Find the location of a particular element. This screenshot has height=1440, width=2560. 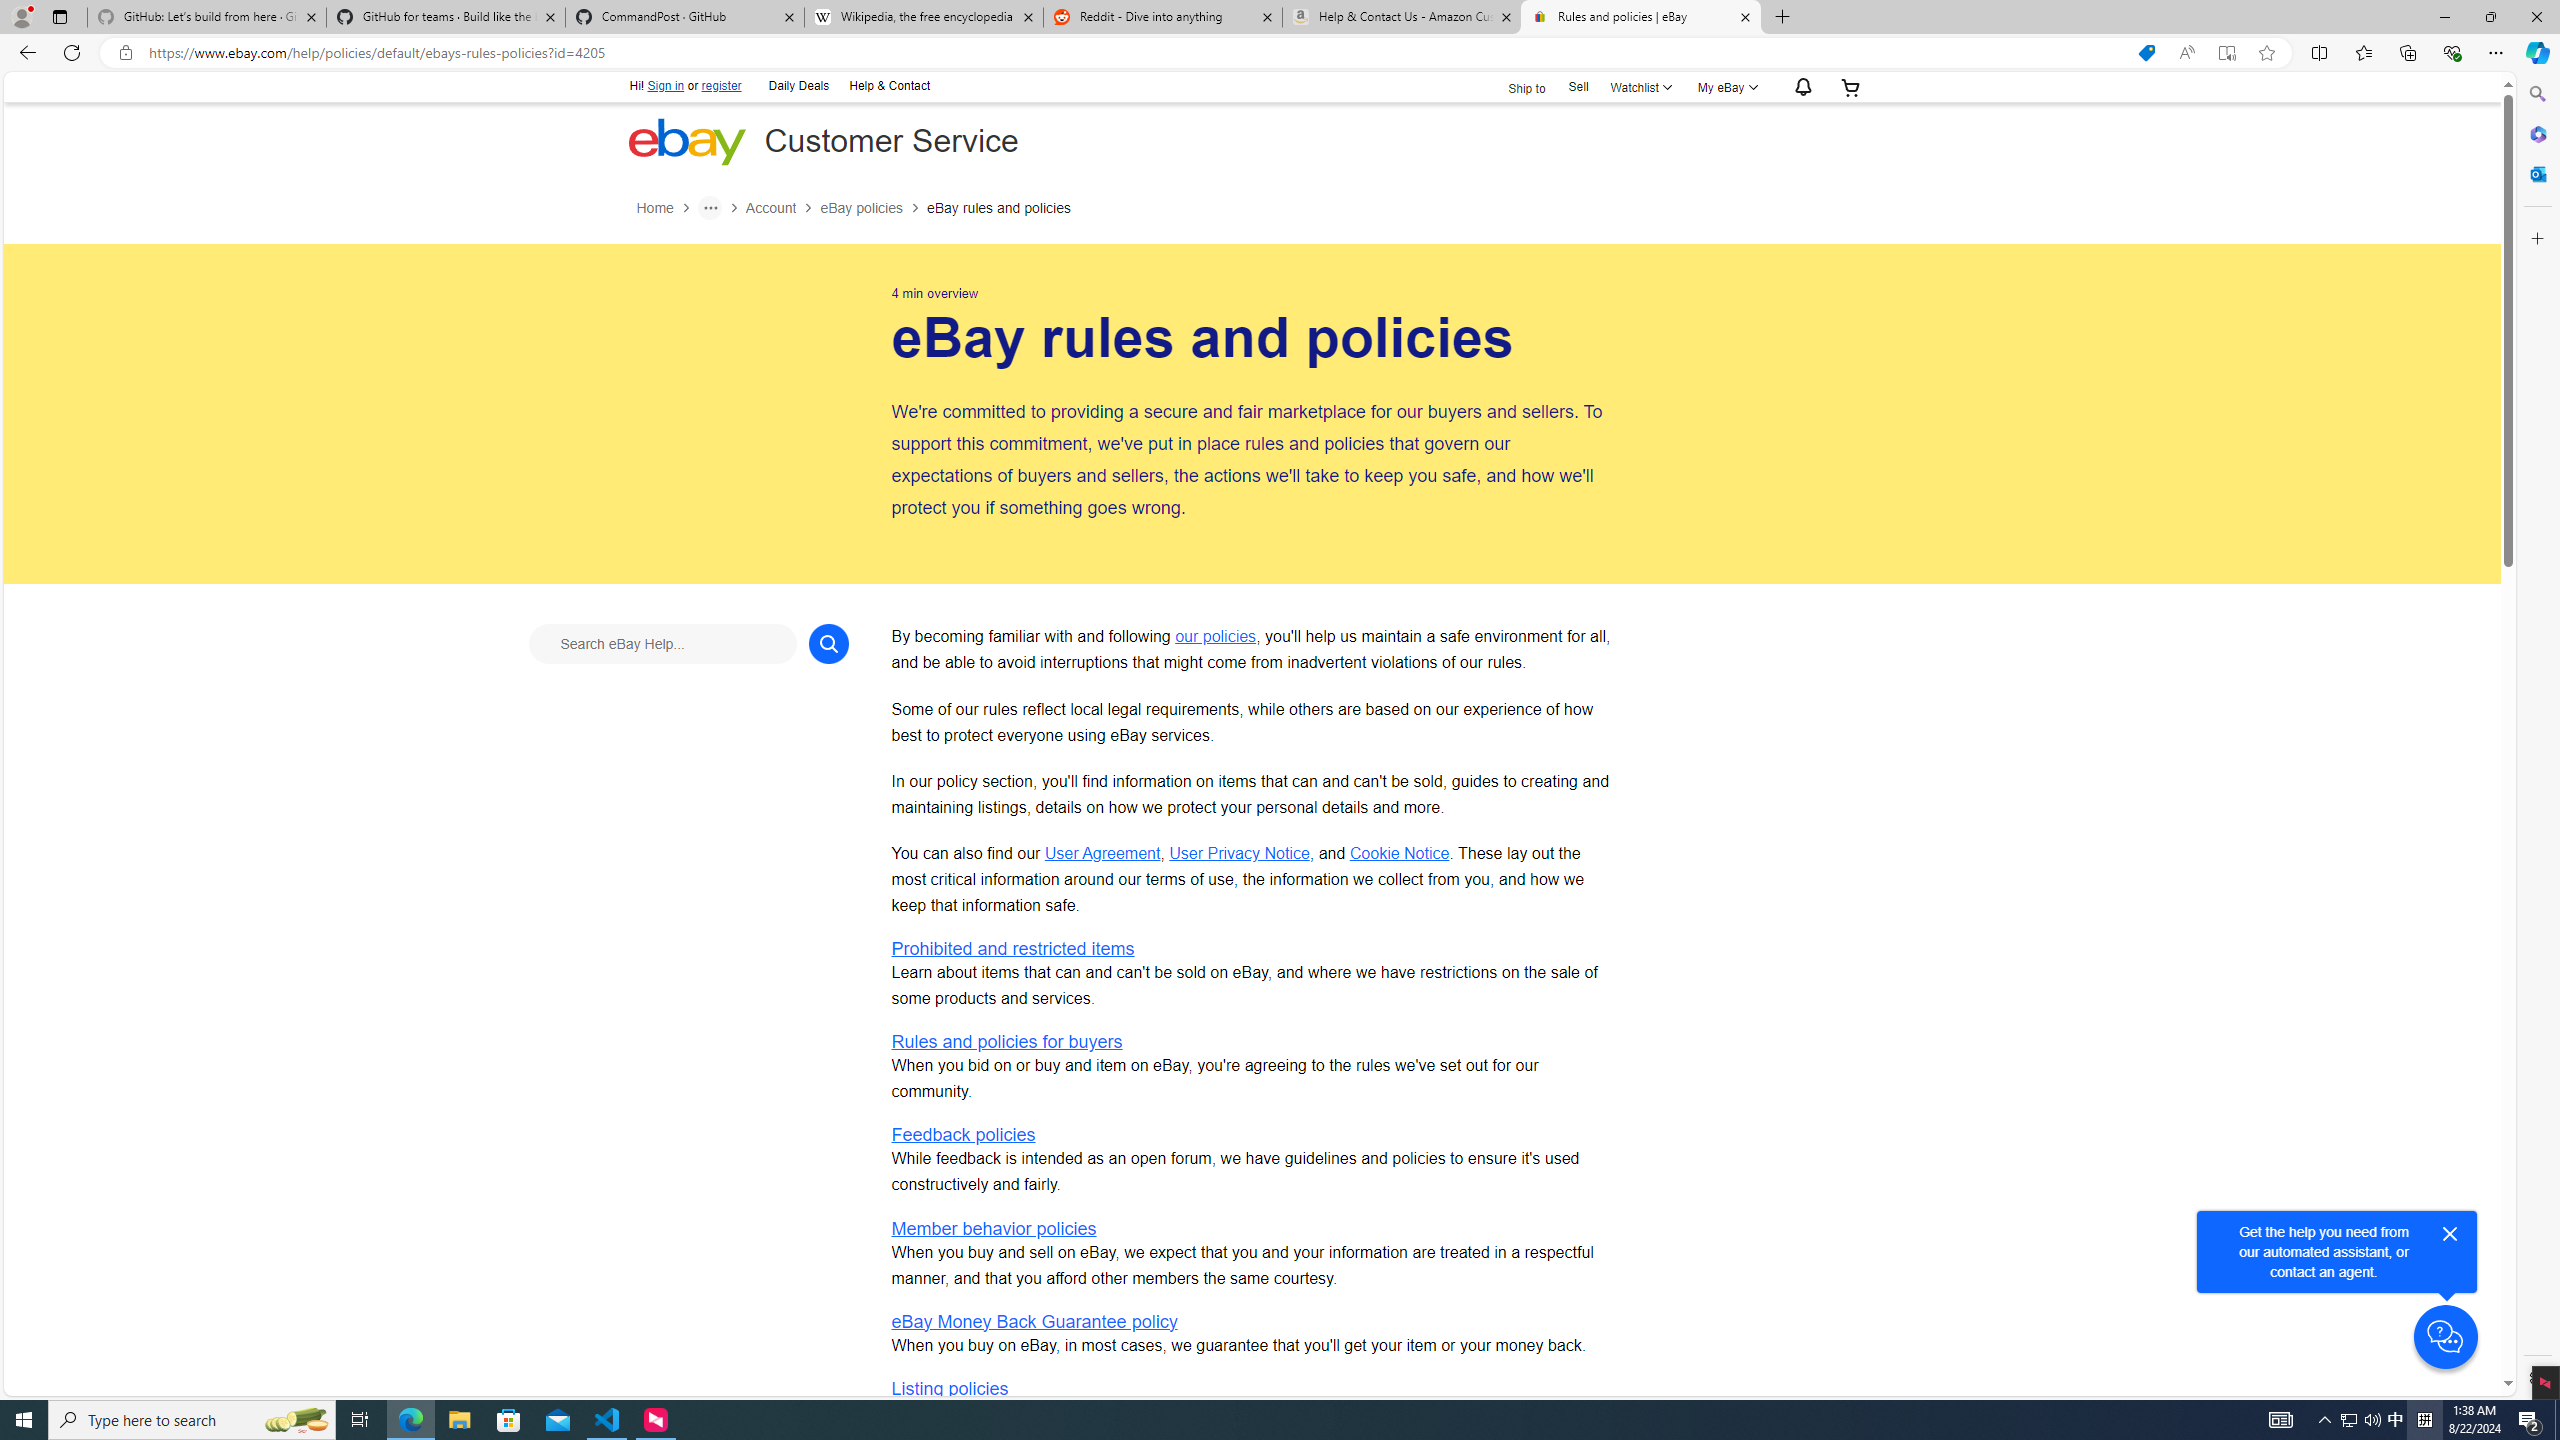

'Cookie Notice' is located at coordinates (1398, 853).